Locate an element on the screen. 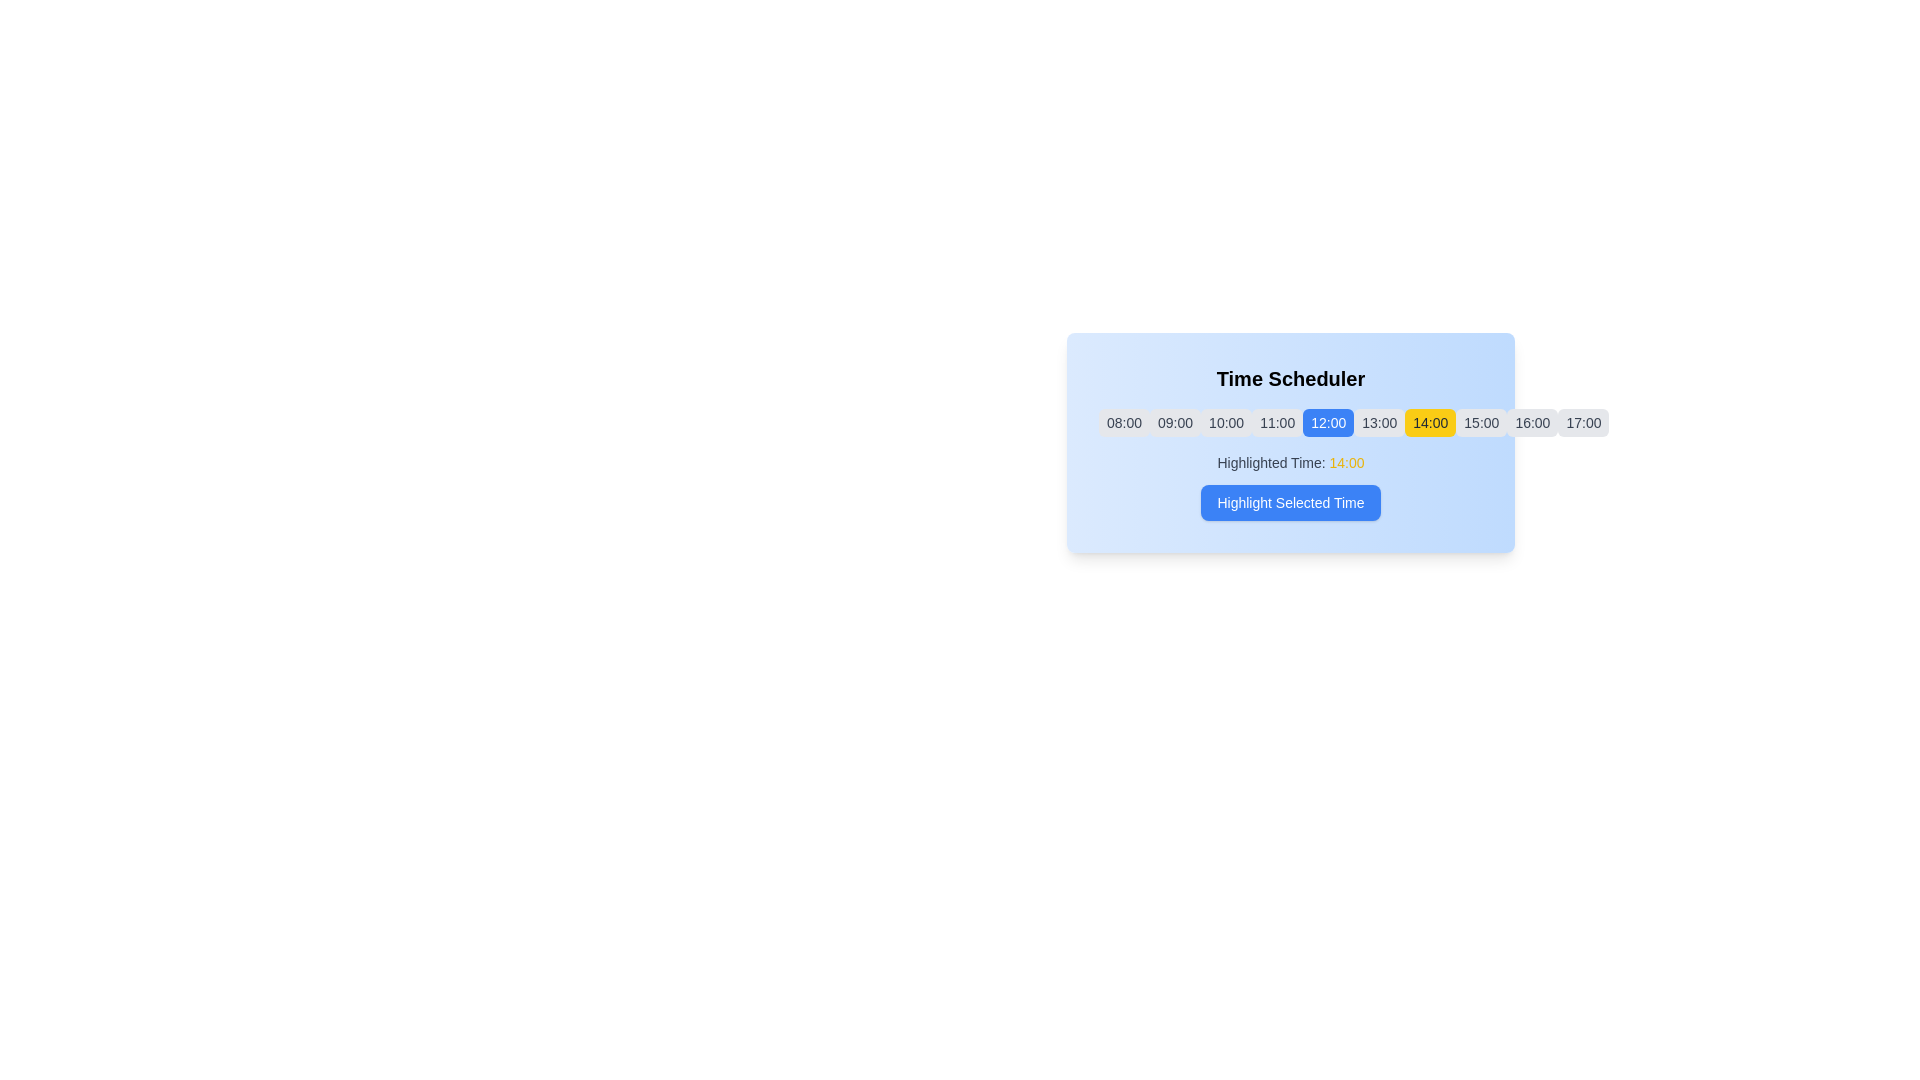 The height and width of the screenshot is (1080, 1920). the Text label that conveys the currently highlighted or selected time, located above the 'Highlight Selected Time' button and below the time selector row is located at coordinates (1291, 462).